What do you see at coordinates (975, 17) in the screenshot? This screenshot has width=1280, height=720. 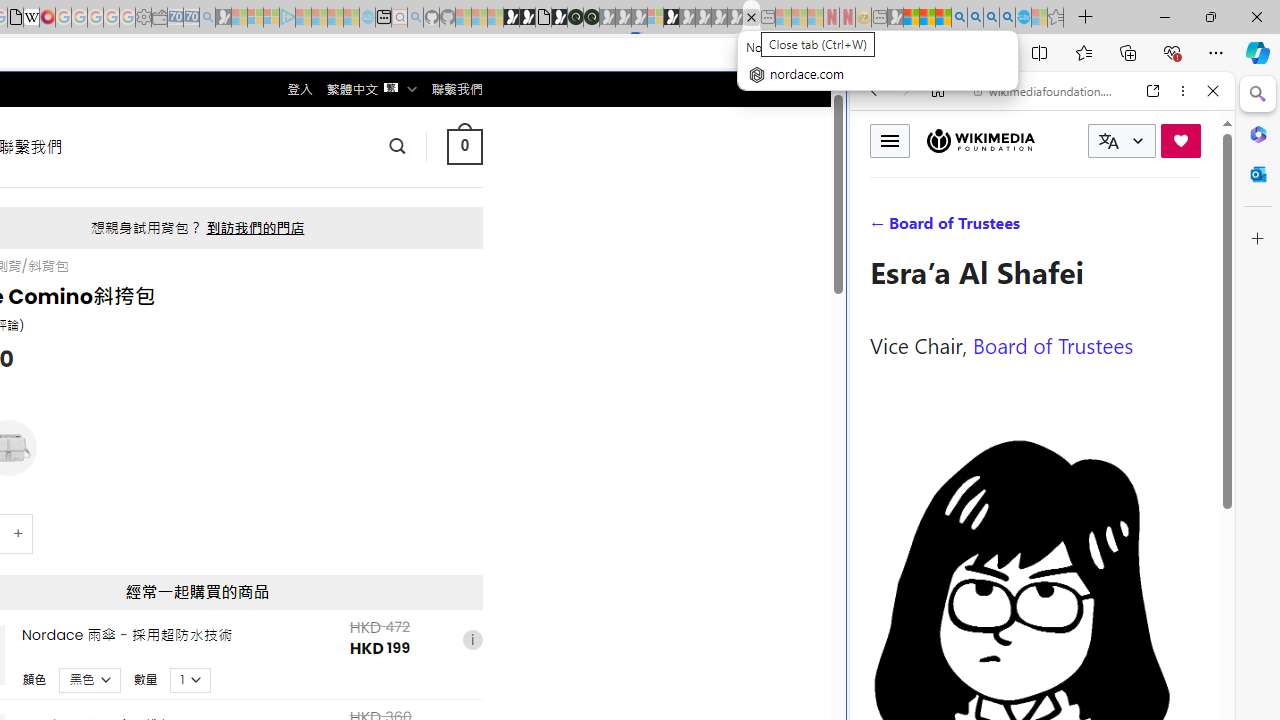 I see `'2009 Bing officially replaced Live Search on June 3 - Search'` at bounding box center [975, 17].